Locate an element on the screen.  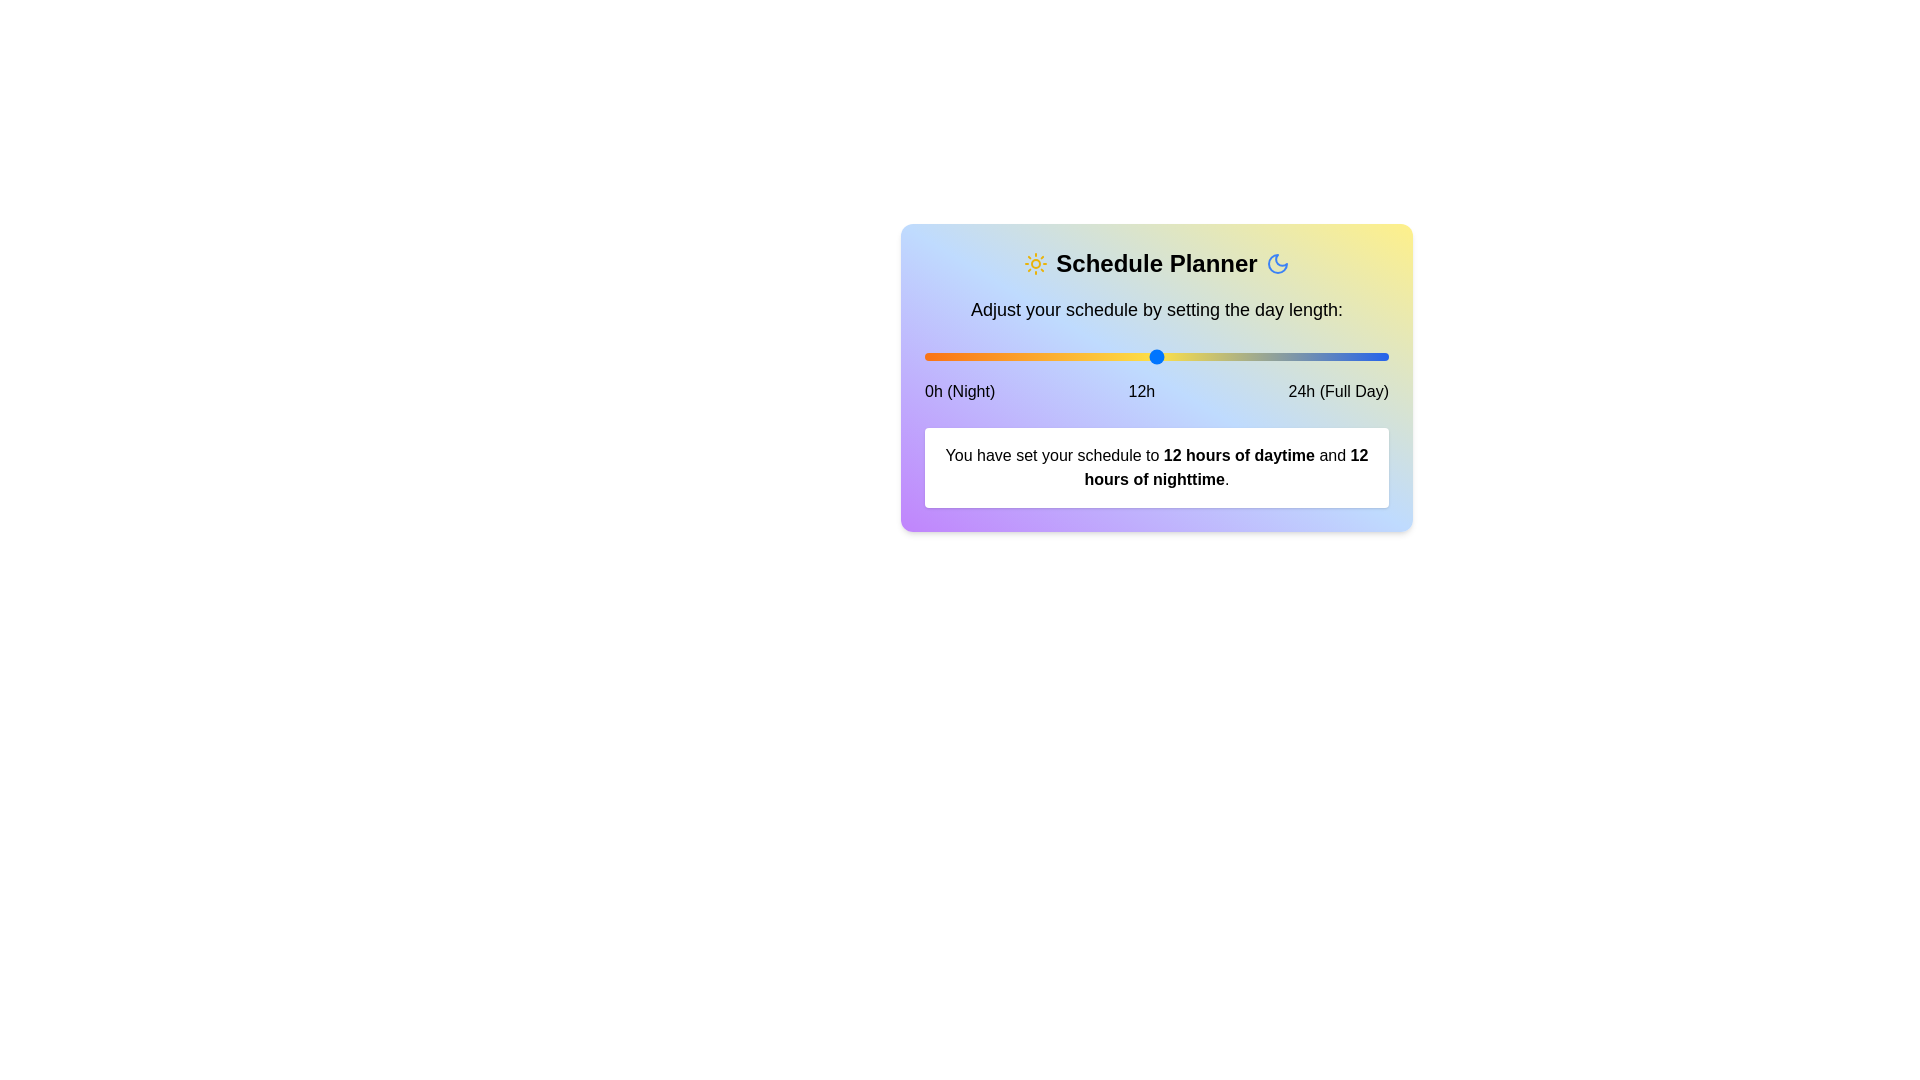
the slider to set the daytime hours to 5 is located at coordinates (1021, 356).